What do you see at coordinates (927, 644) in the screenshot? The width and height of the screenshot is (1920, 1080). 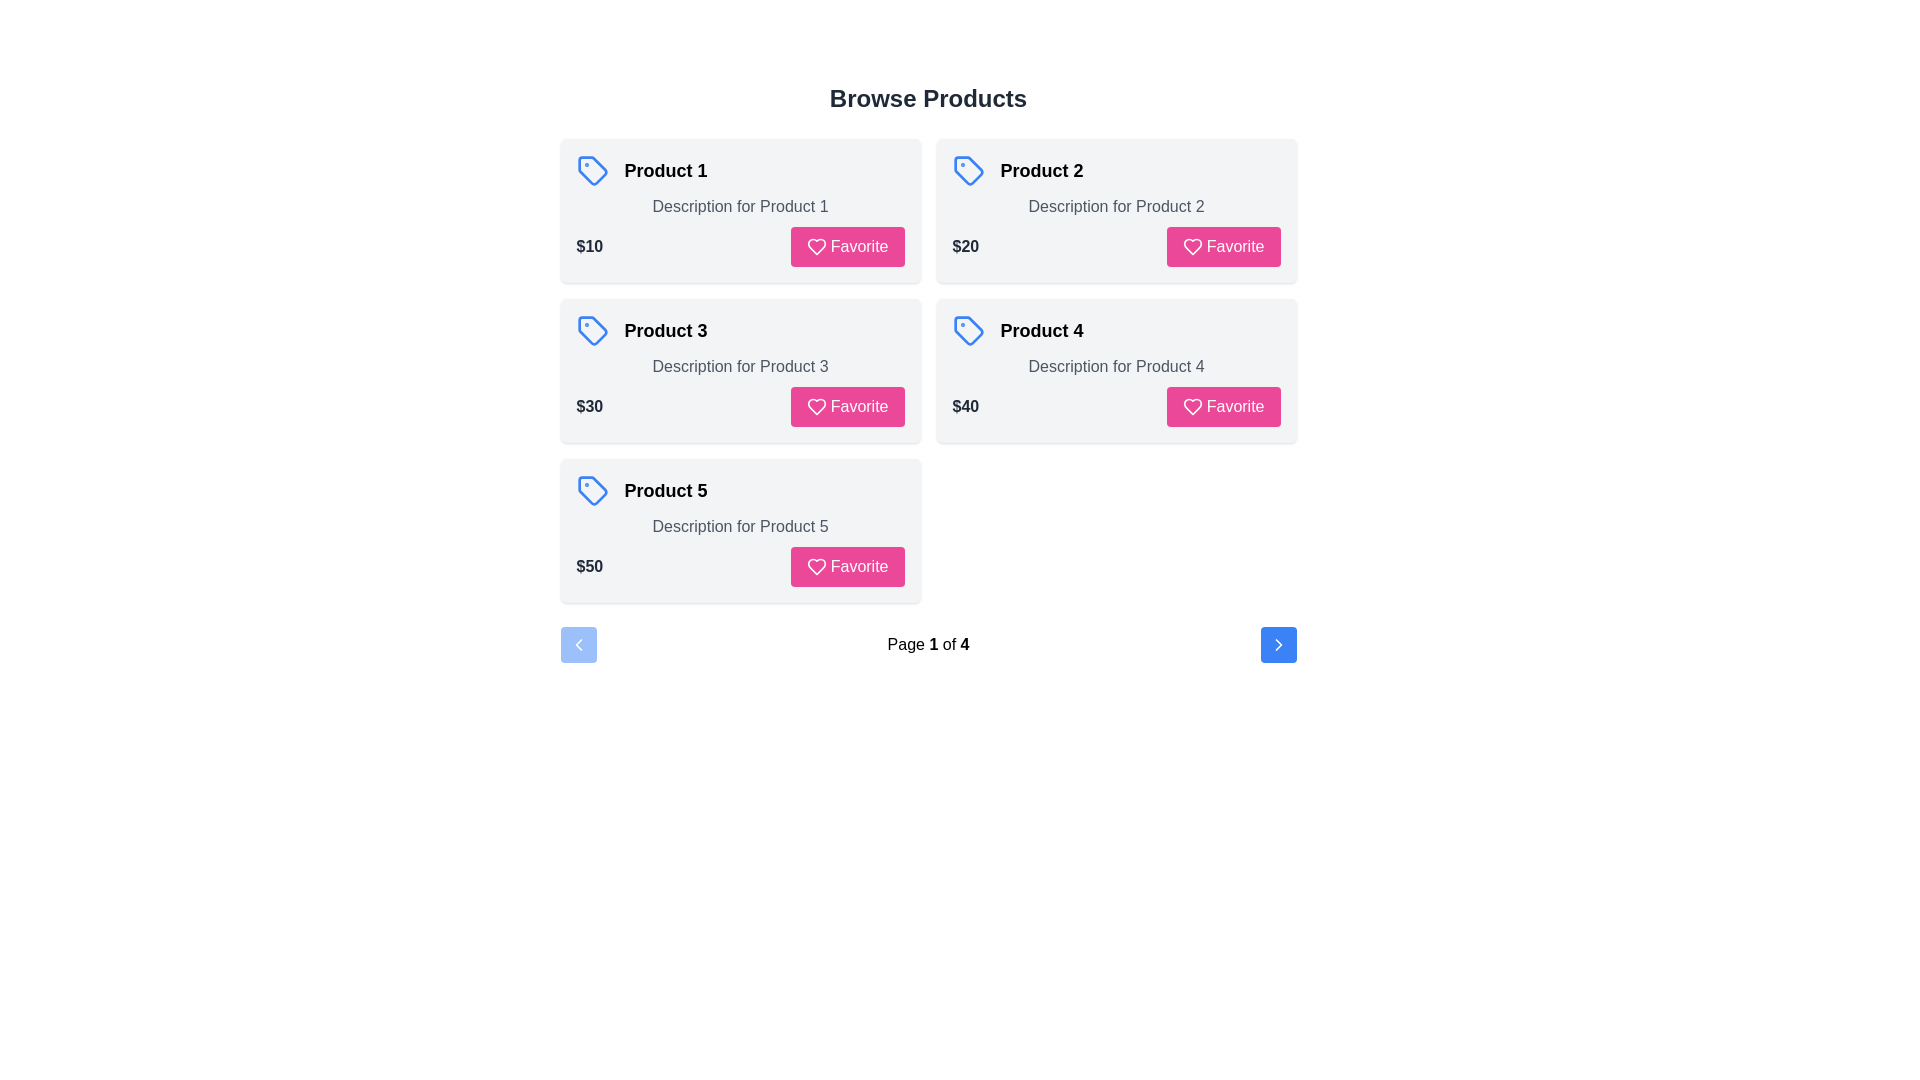 I see `the text display component showing 'Page 1 of 4', which is located at the bottom of the interface between two navigation buttons` at bounding box center [927, 644].